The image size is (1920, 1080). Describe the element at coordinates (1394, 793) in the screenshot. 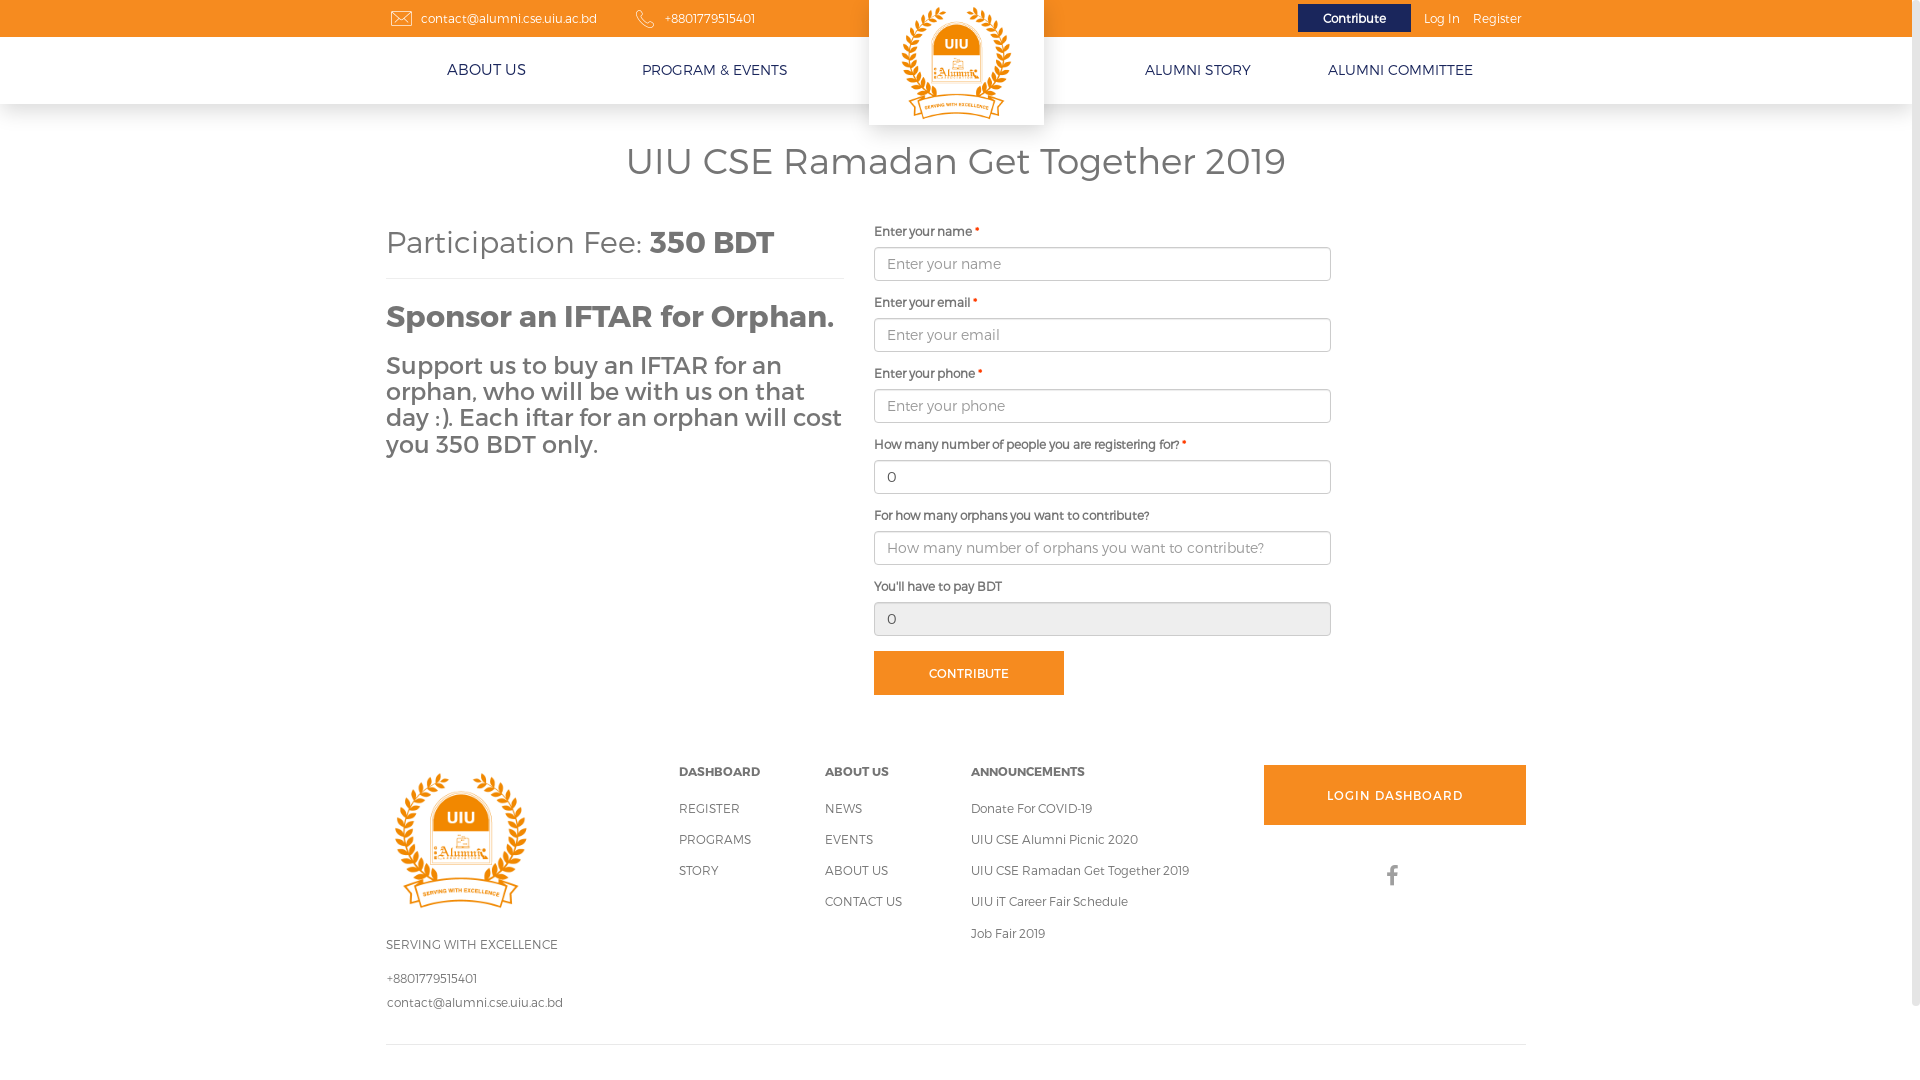

I see `'LOGIN DASHBOARD'` at that location.